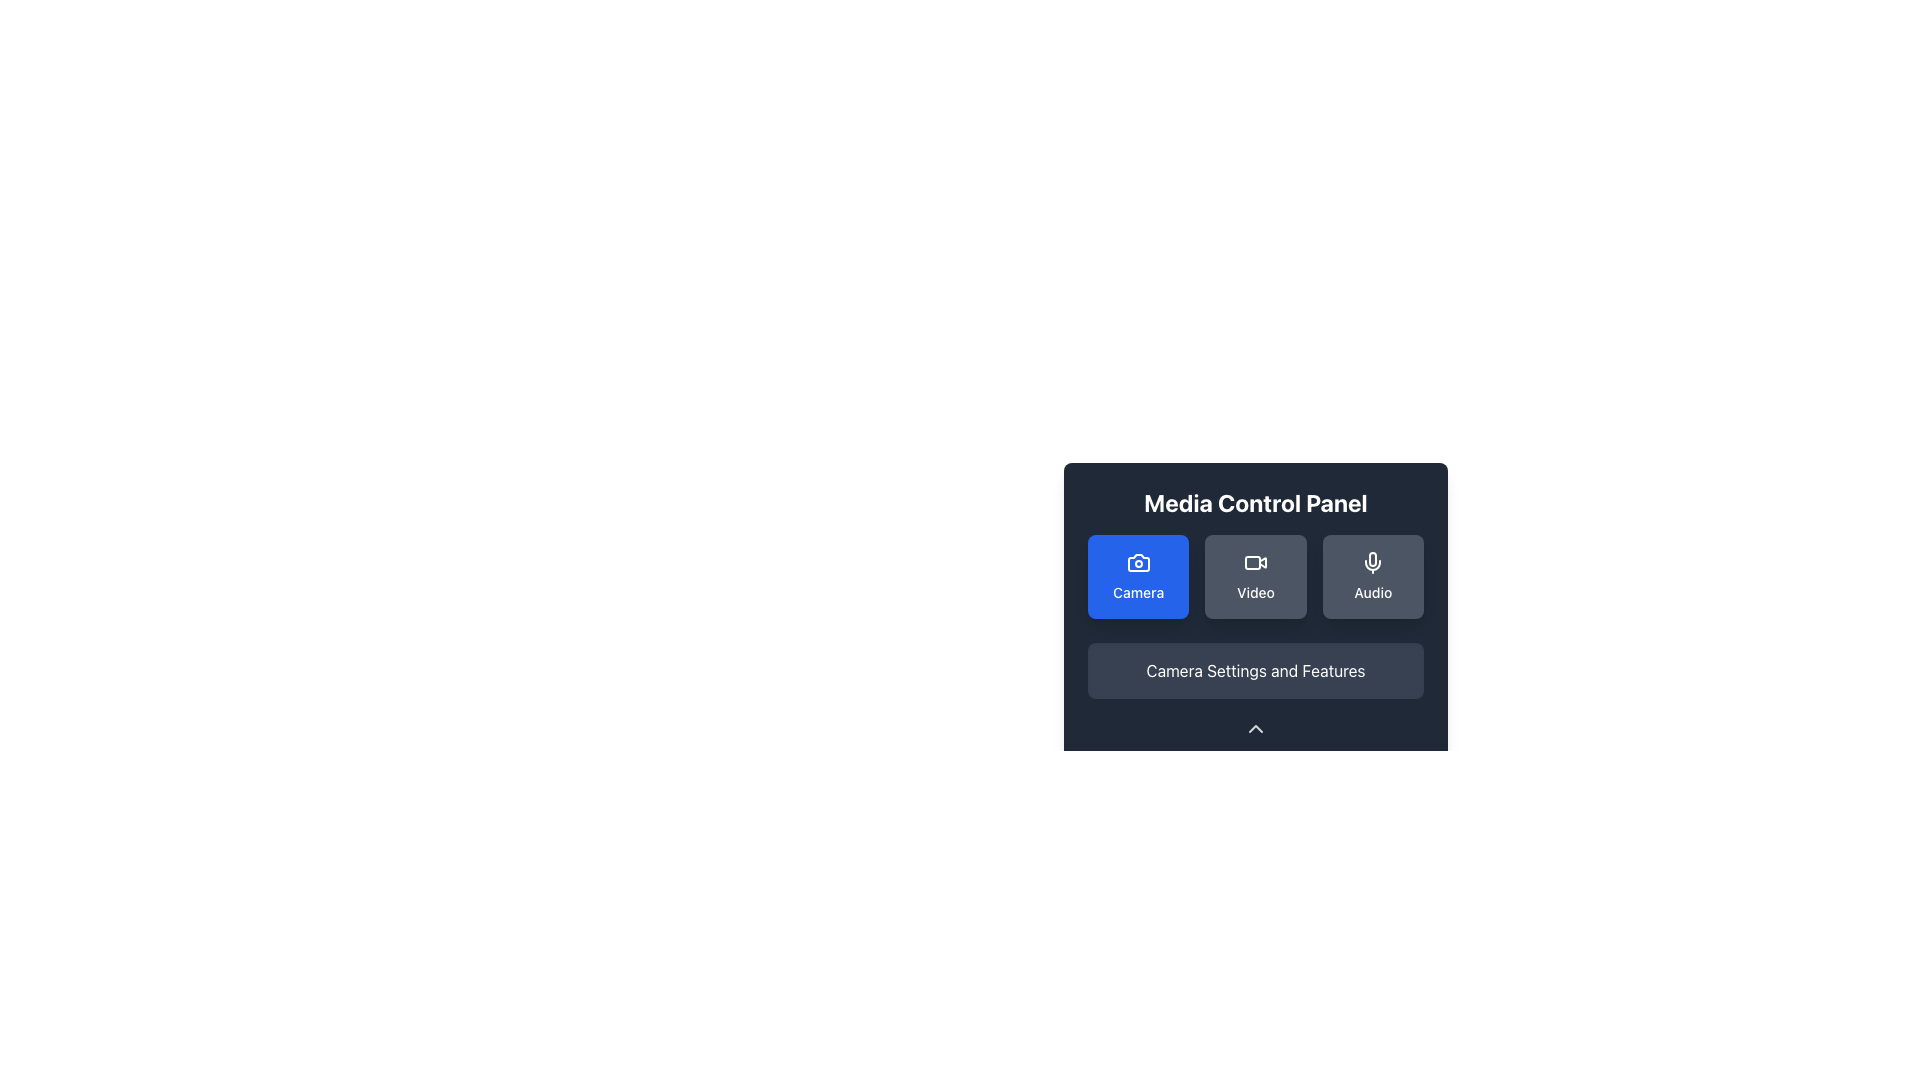 Image resolution: width=1920 pixels, height=1080 pixels. I want to click on the blue rectangular button with a camera icon and 'Camera' text, so click(1138, 577).